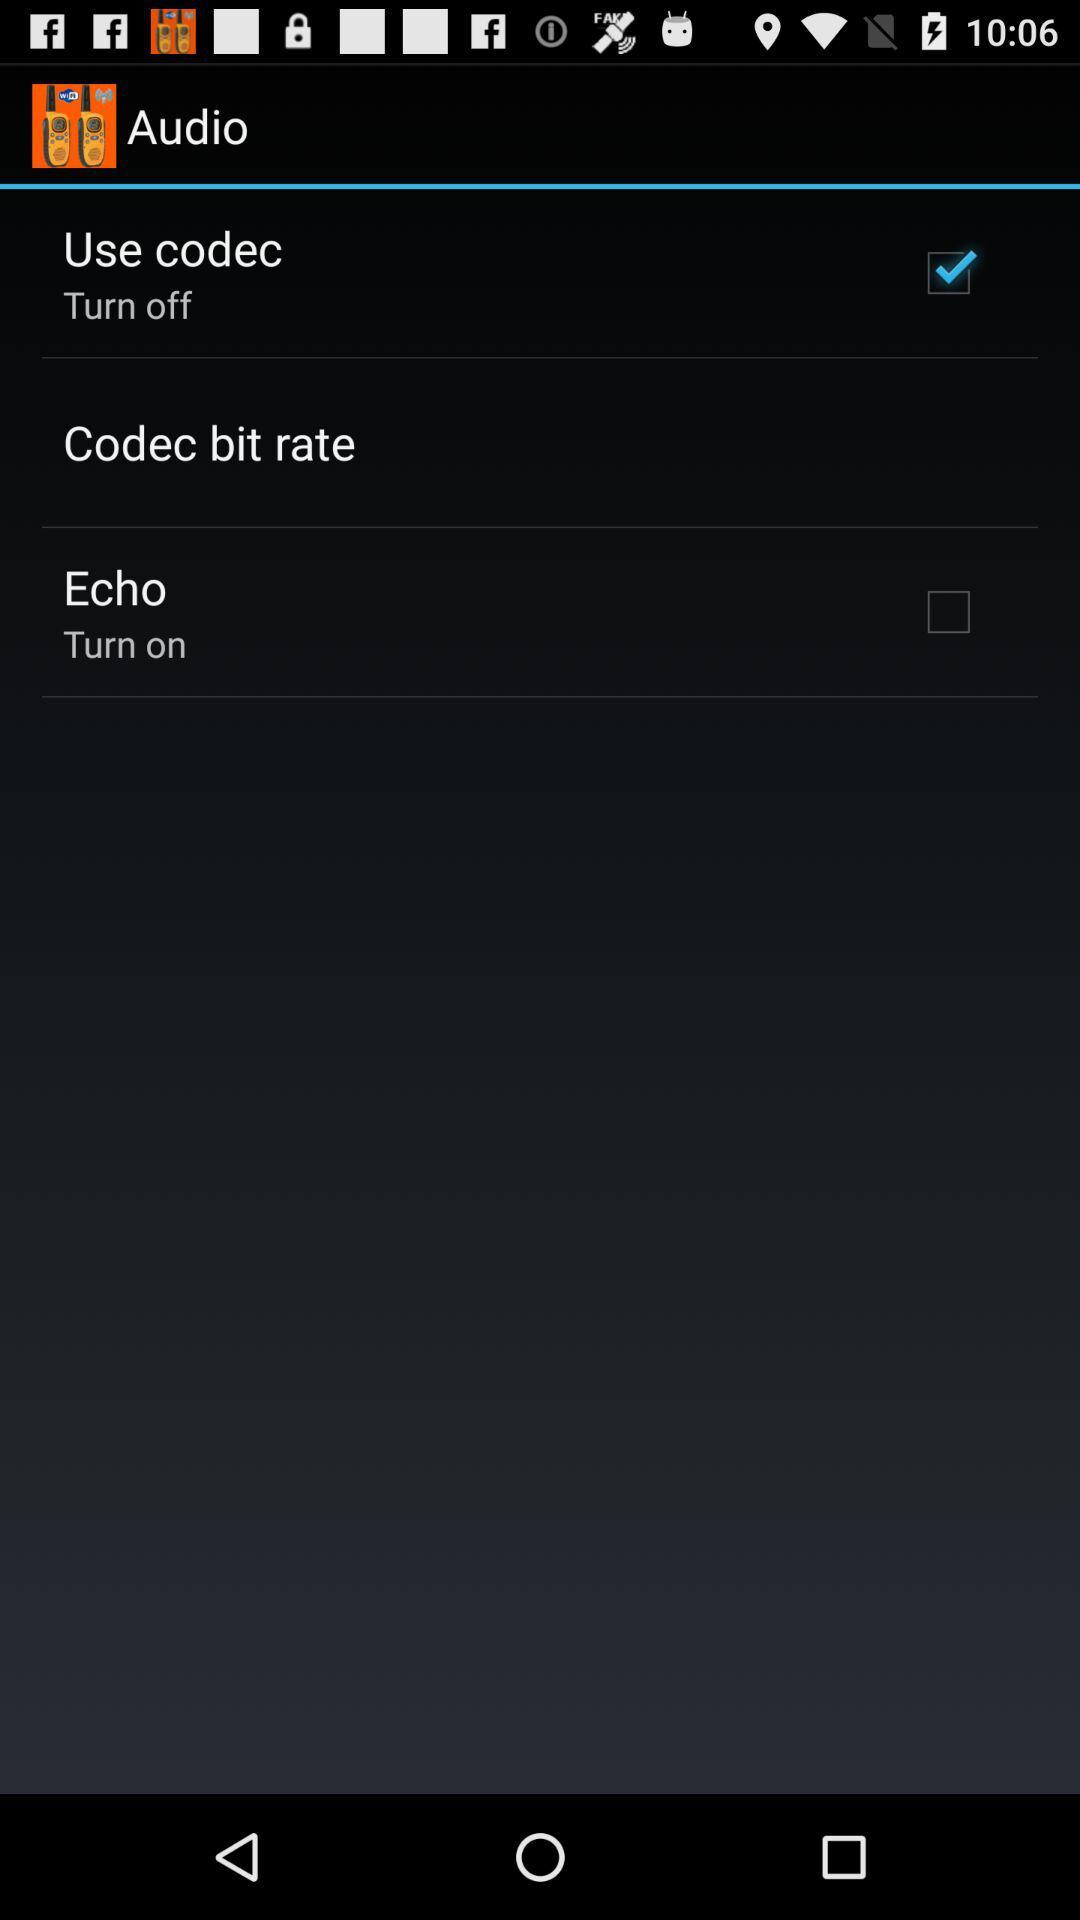 Image resolution: width=1080 pixels, height=1920 pixels. Describe the element at coordinates (124, 643) in the screenshot. I see `the turn on icon` at that location.